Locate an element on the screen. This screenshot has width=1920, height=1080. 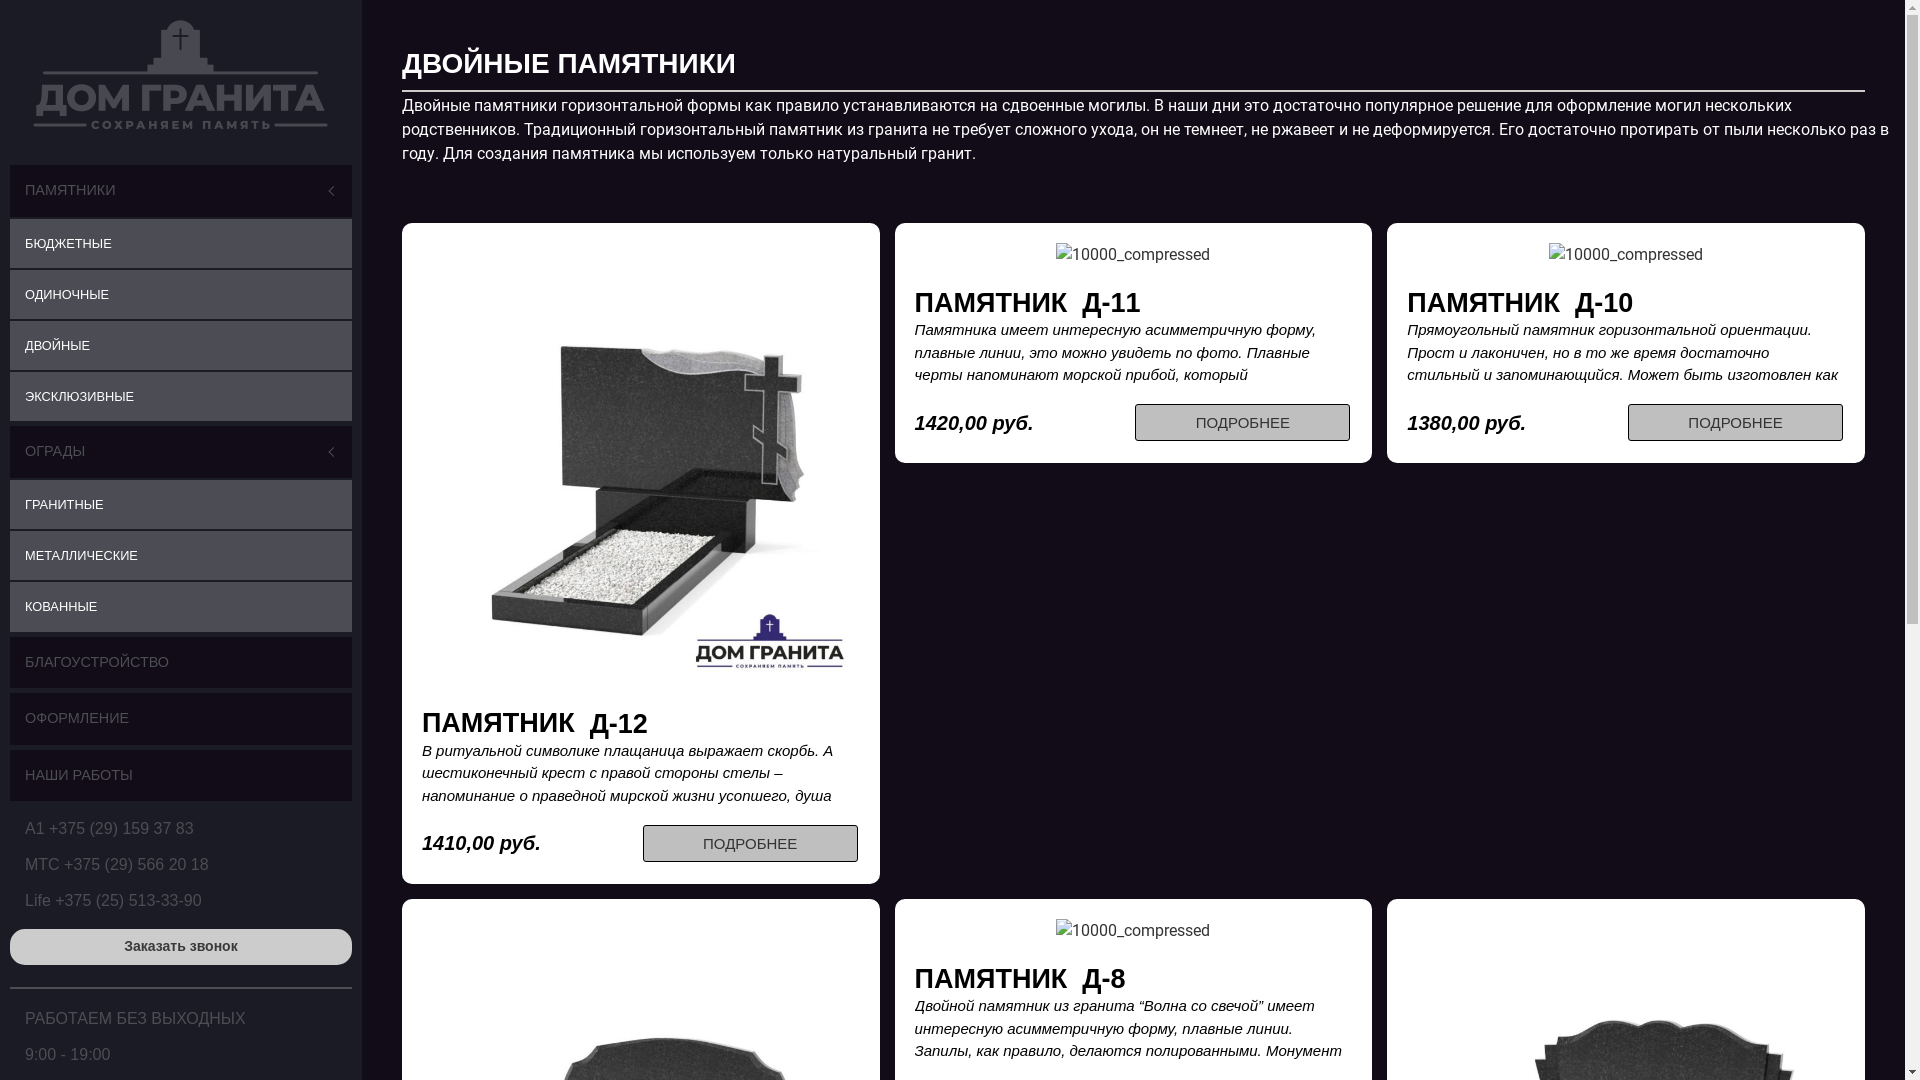
'Life +375 (25) 513-33-90' is located at coordinates (112, 900).